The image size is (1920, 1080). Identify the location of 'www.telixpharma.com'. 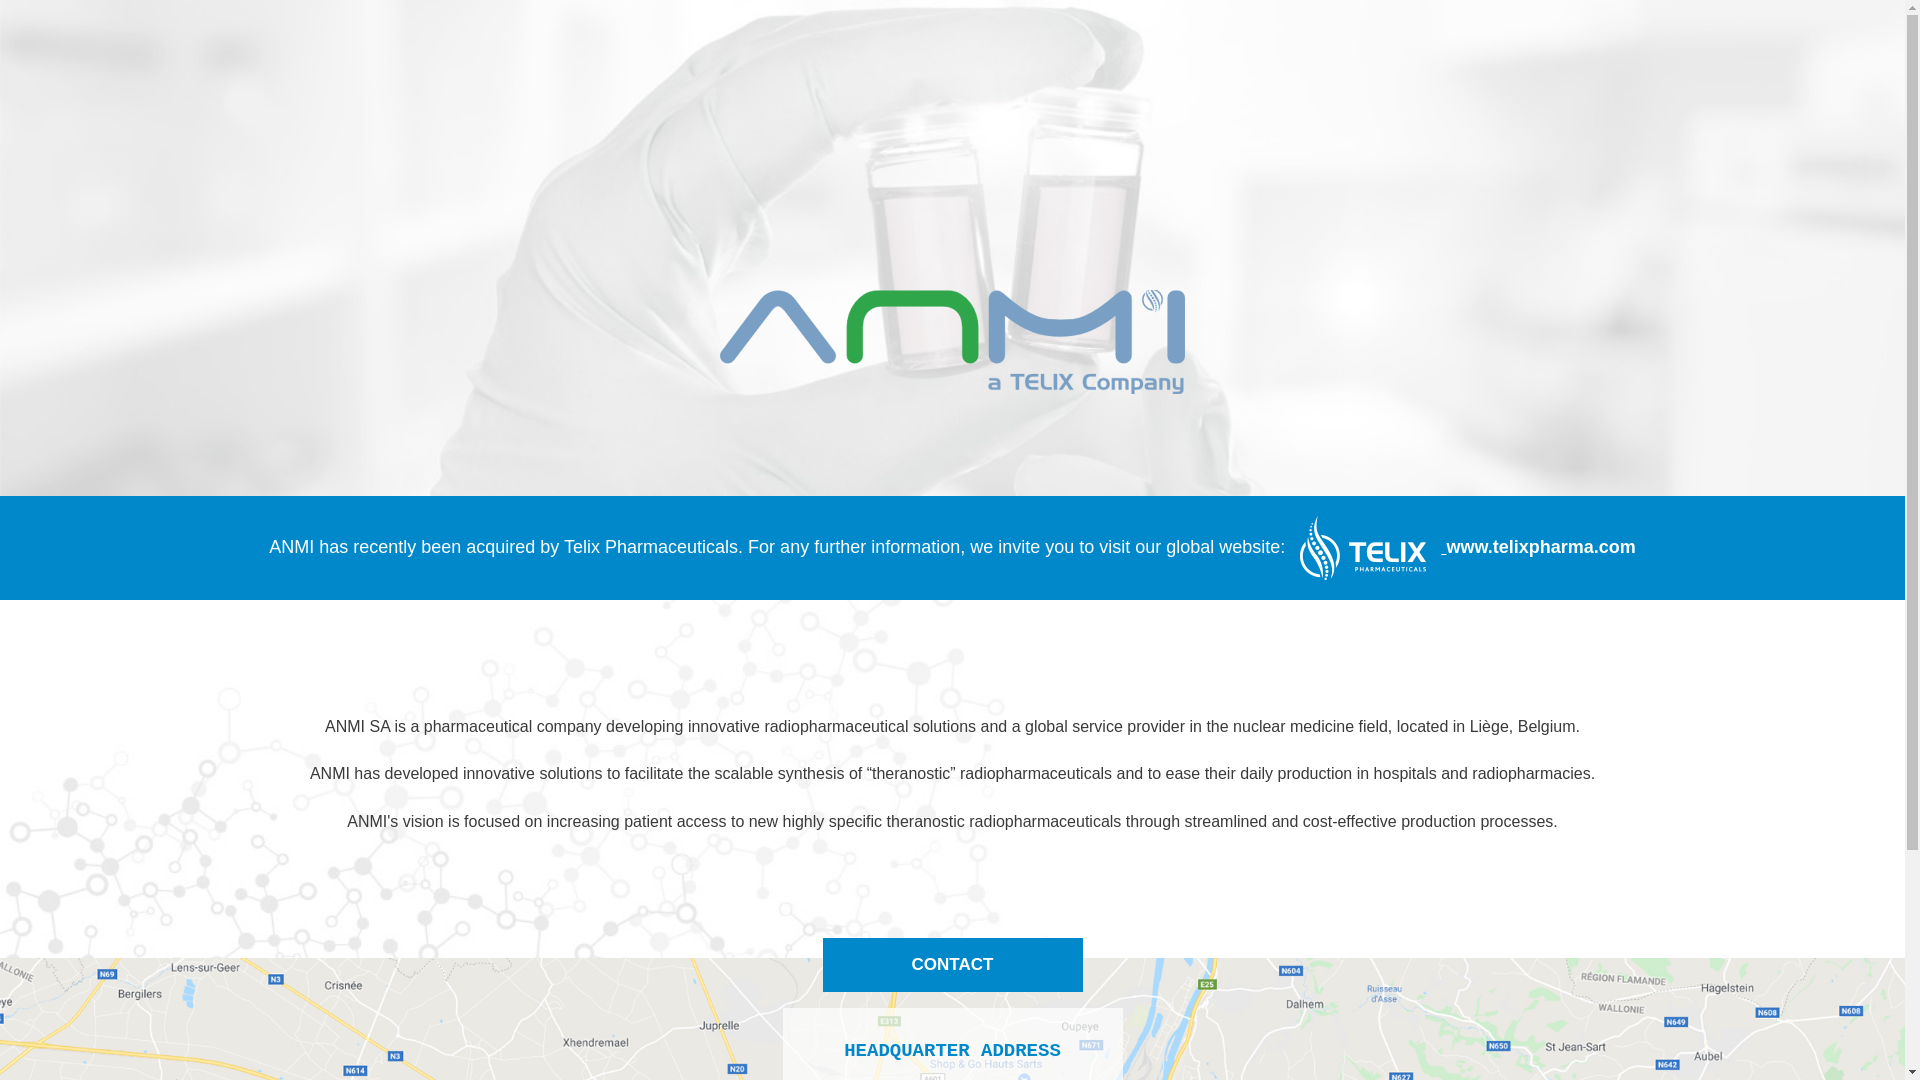
(1459, 547).